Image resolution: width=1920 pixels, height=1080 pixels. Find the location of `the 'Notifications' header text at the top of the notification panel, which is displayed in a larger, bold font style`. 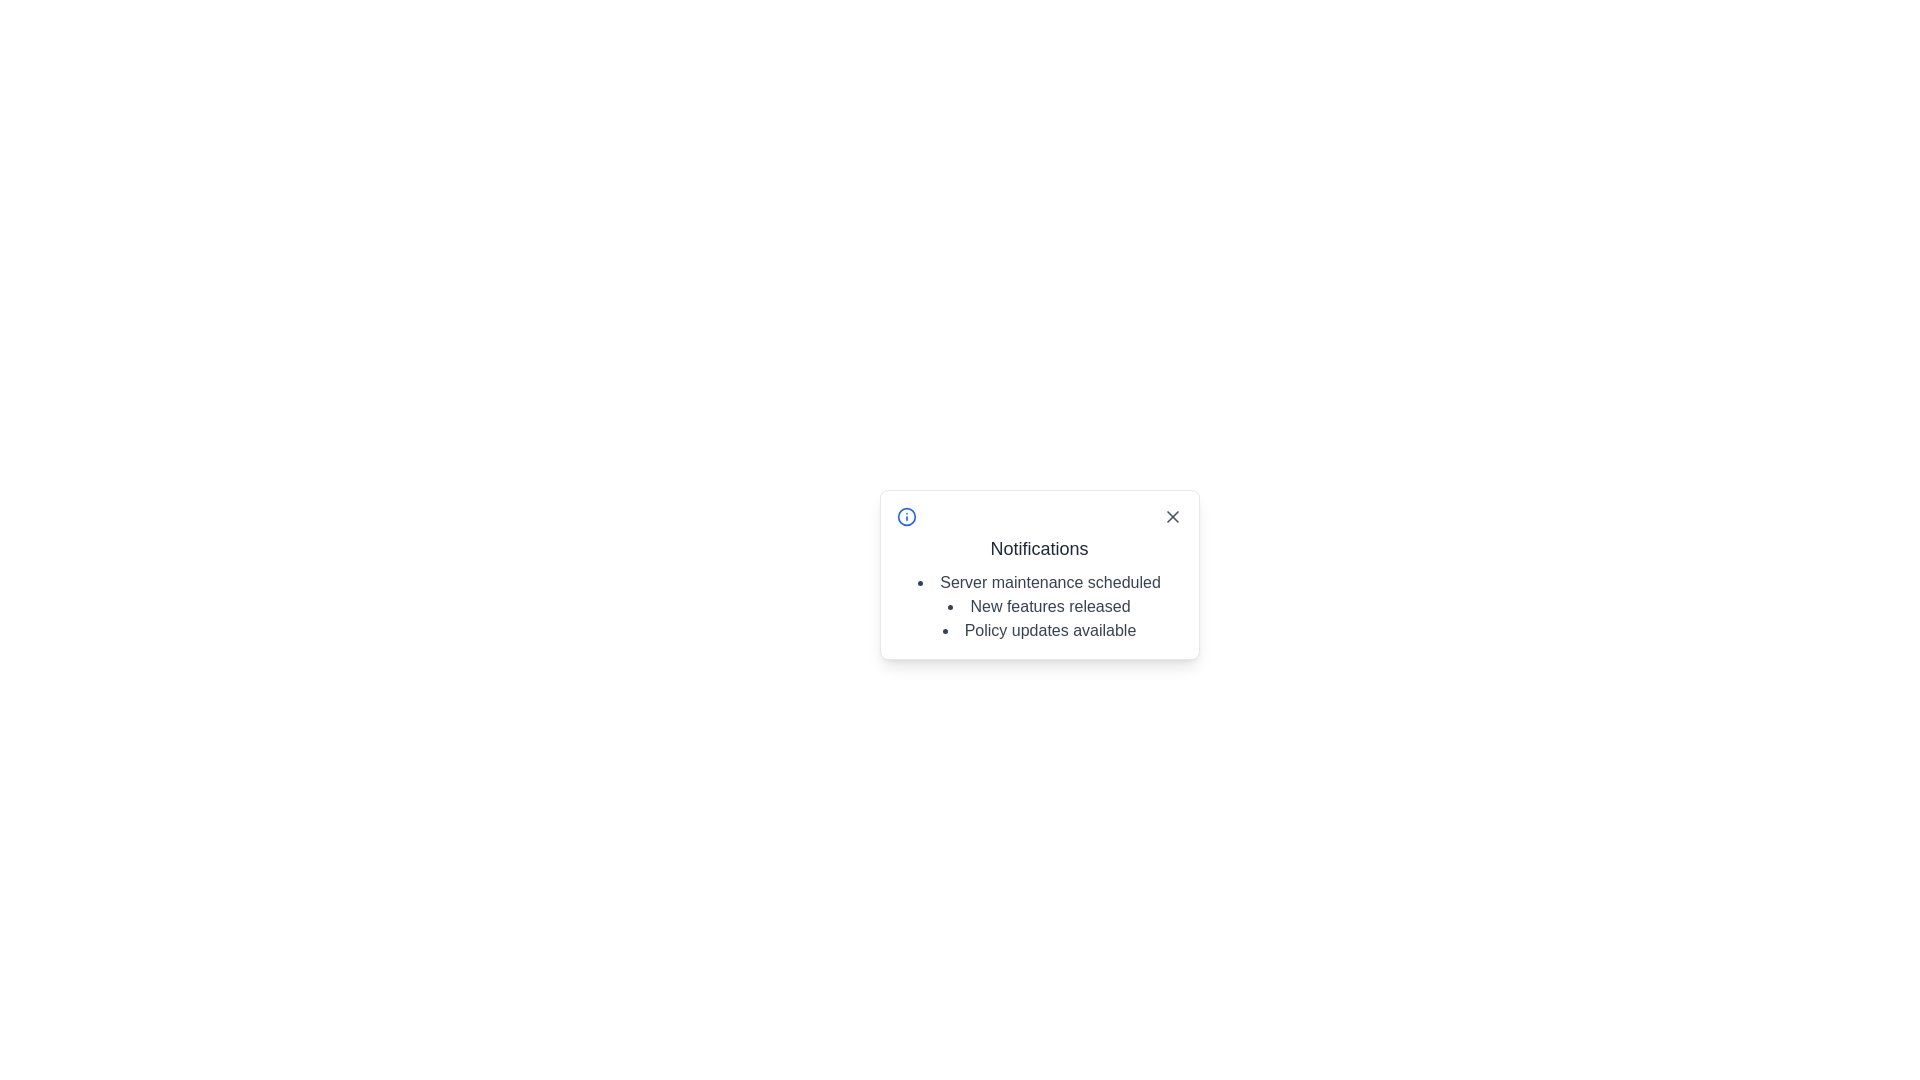

the 'Notifications' header text at the top of the notification panel, which is displayed in a larger, bold font style is located at coordinates (1039, 548).